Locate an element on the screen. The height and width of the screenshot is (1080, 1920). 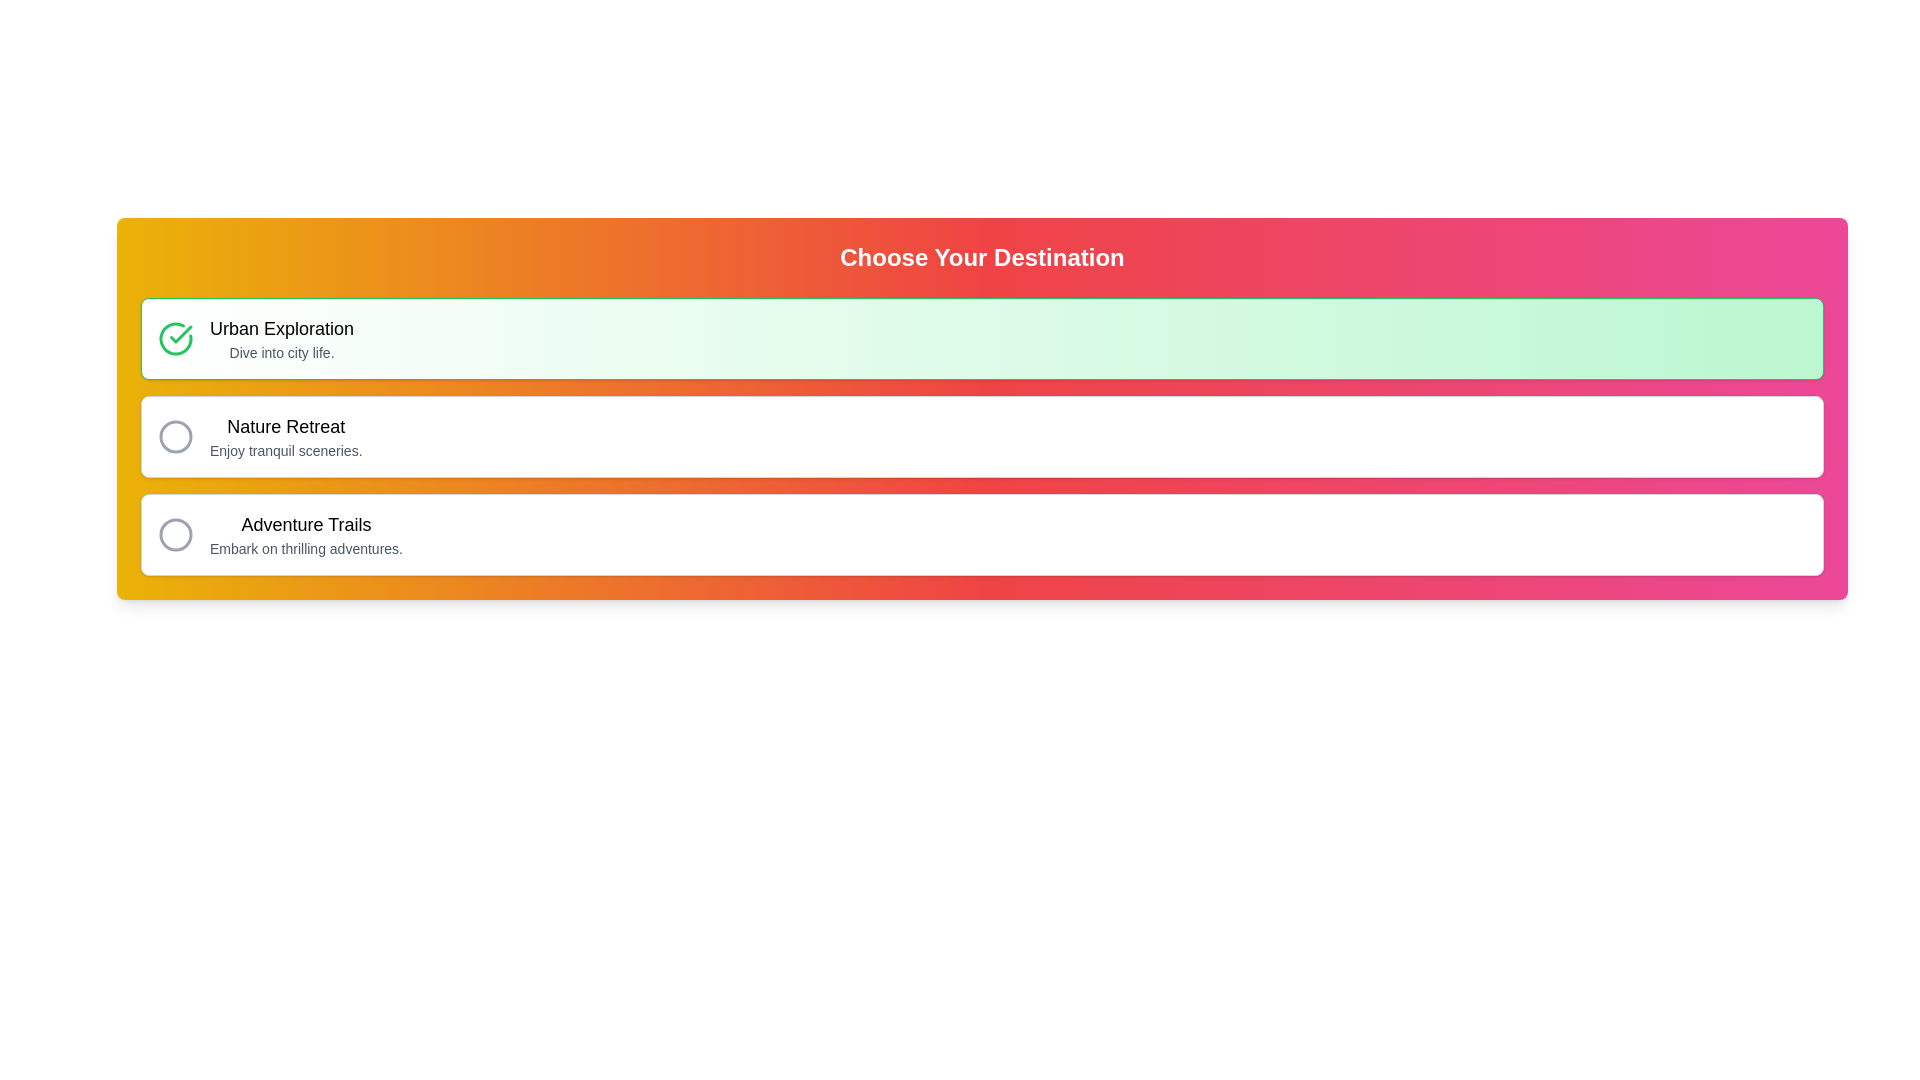
the selectable indicator (radio button) for the 'Nature Retreat' option, located at the left edge of the second card in a vertical list is located at coordinates (176, 435).